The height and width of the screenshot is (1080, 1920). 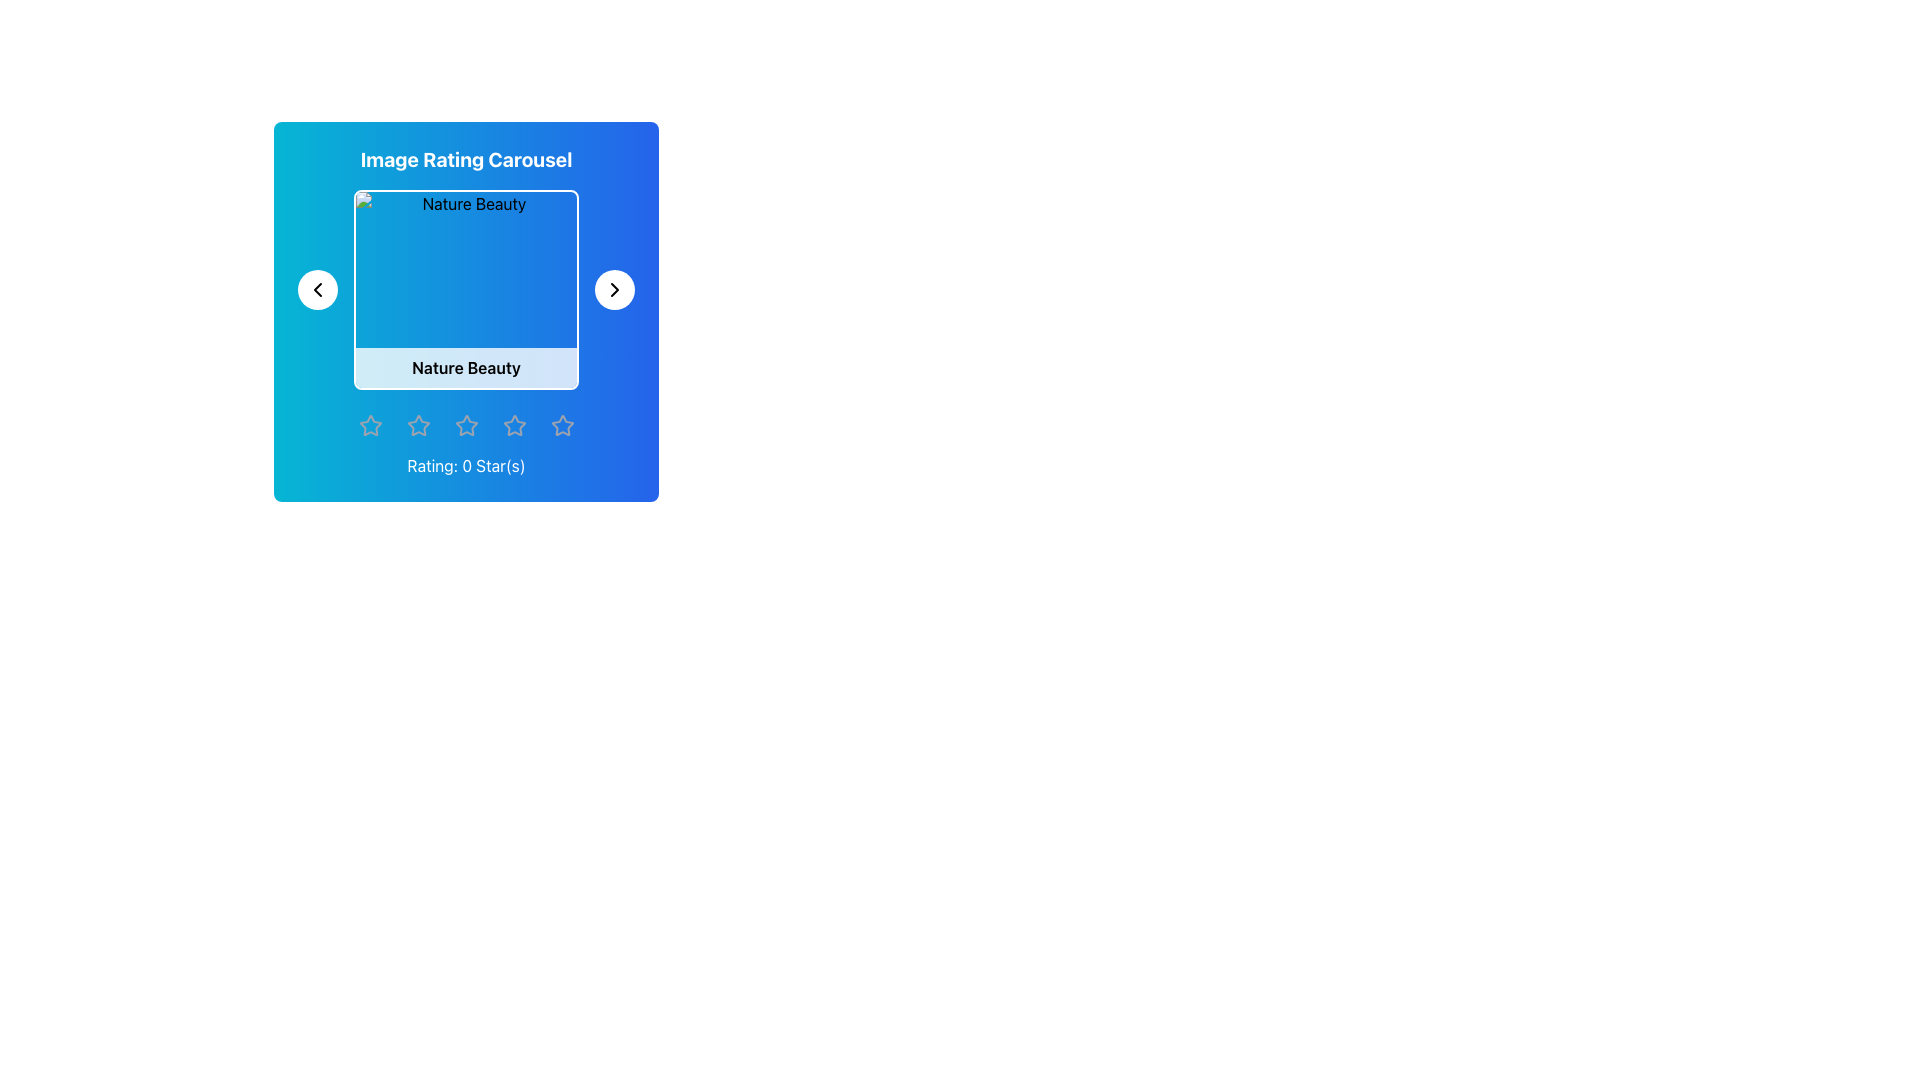 What do you see at coordinates (561, 424) in the screenshot?
I see `the last star icon in the rating section, which is a five-point star with a gray outline` at bounding box center [561, 424].